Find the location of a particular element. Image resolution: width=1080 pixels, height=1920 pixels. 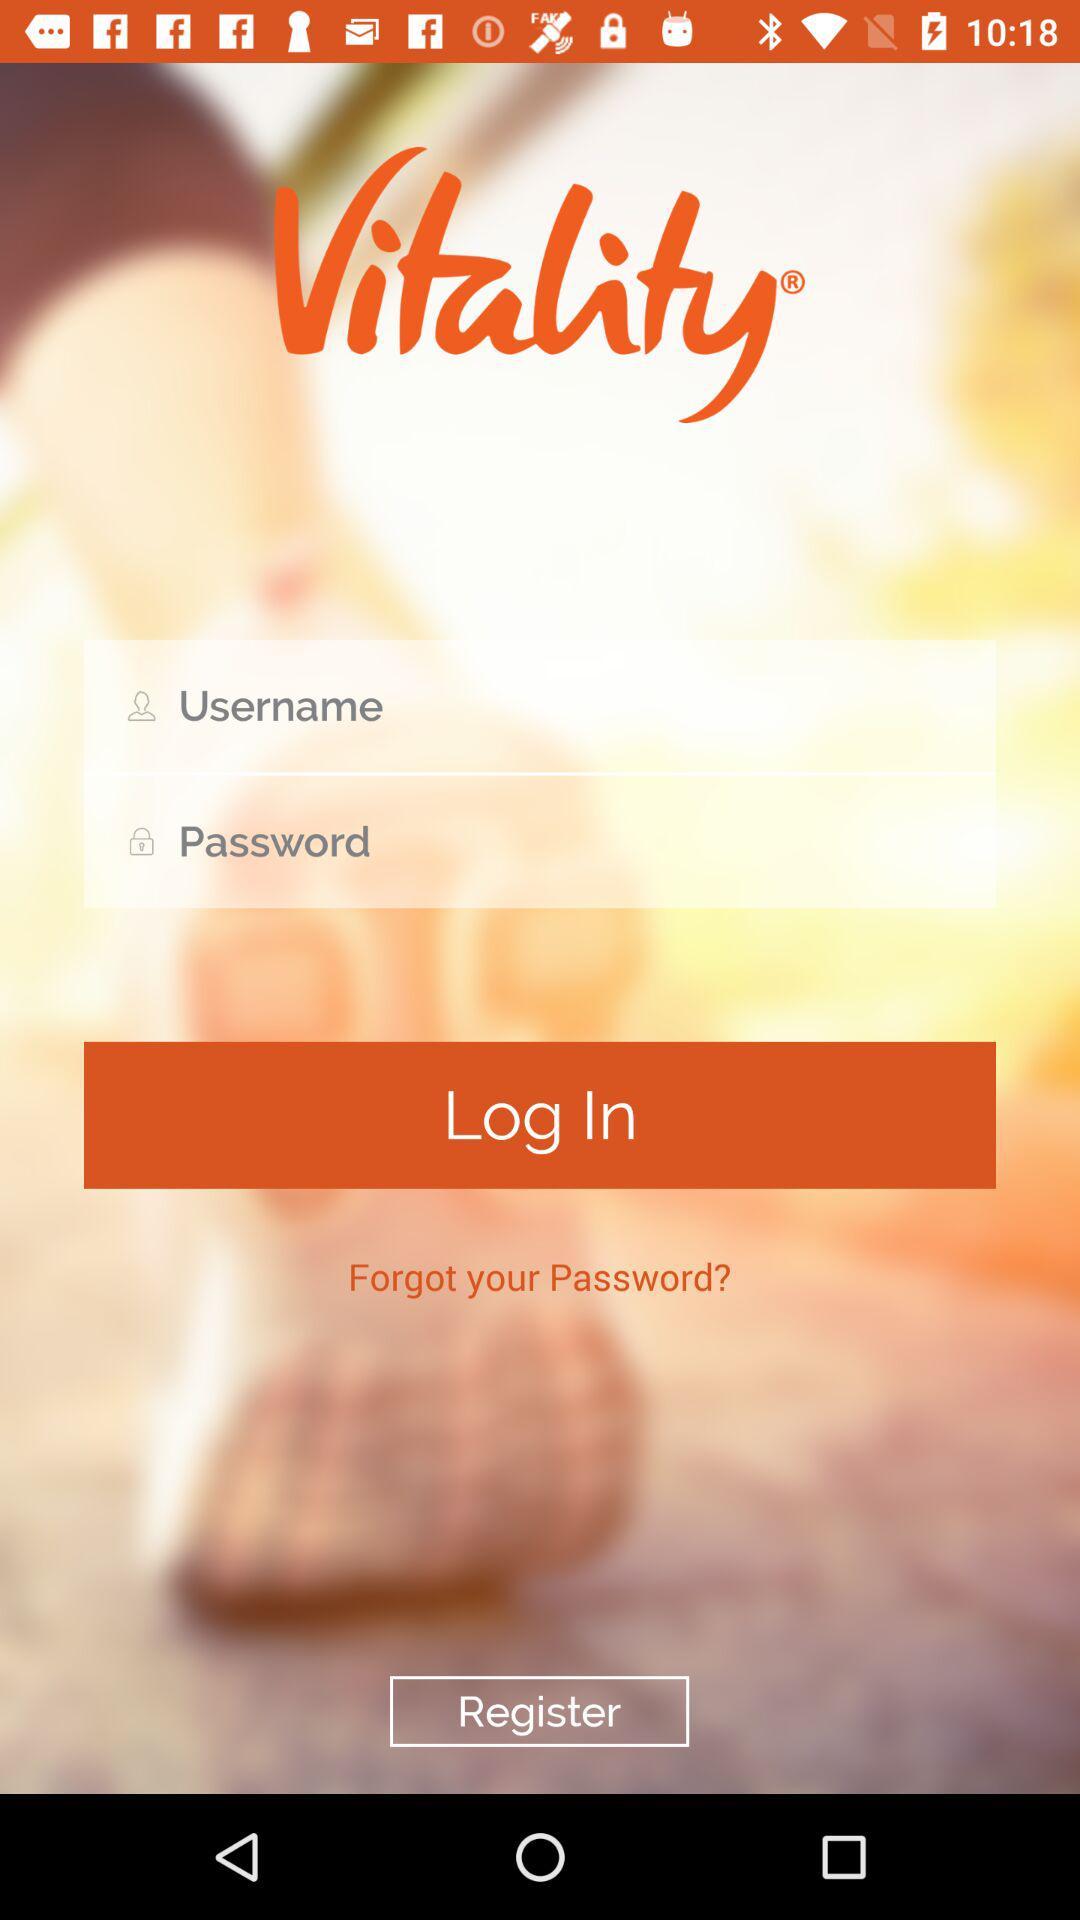

password is located at coordinates (540, 841).